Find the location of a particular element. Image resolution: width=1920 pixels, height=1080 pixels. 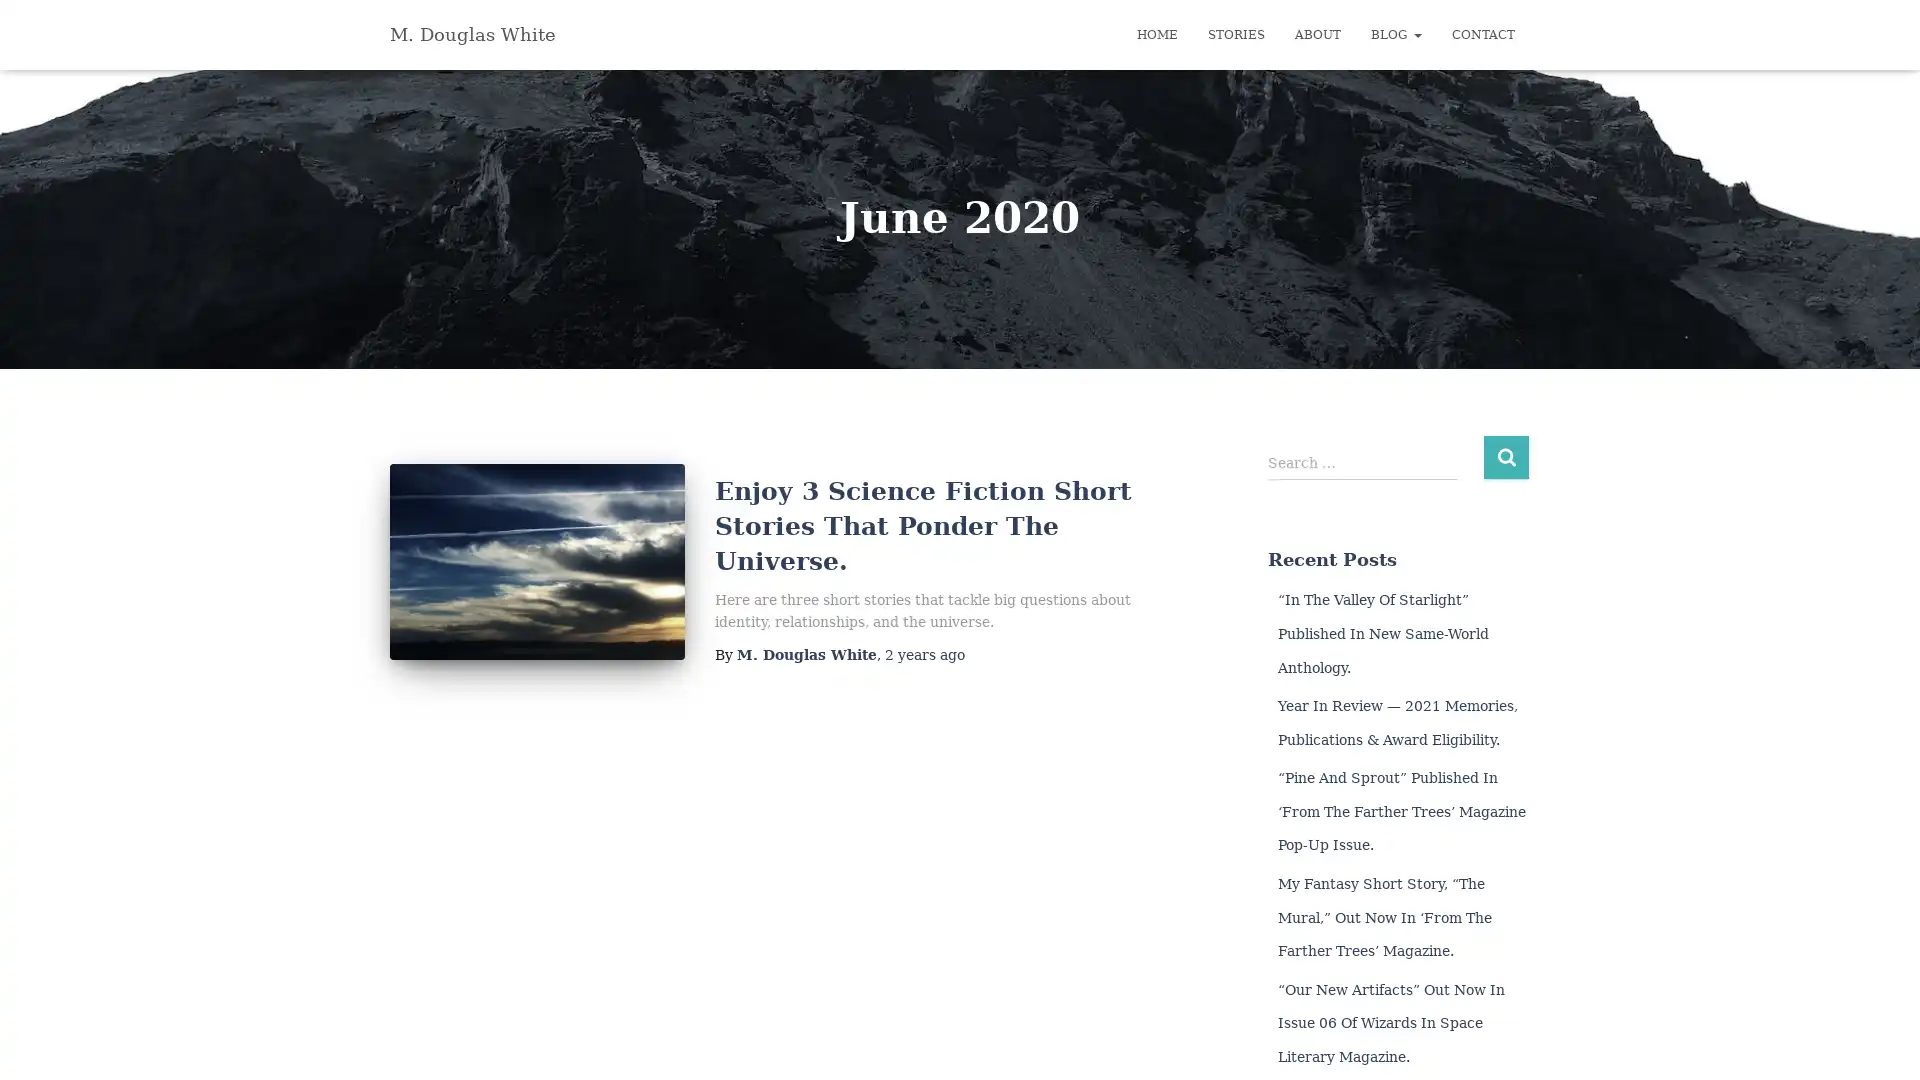

Search is located at coordinates (1506, 456).